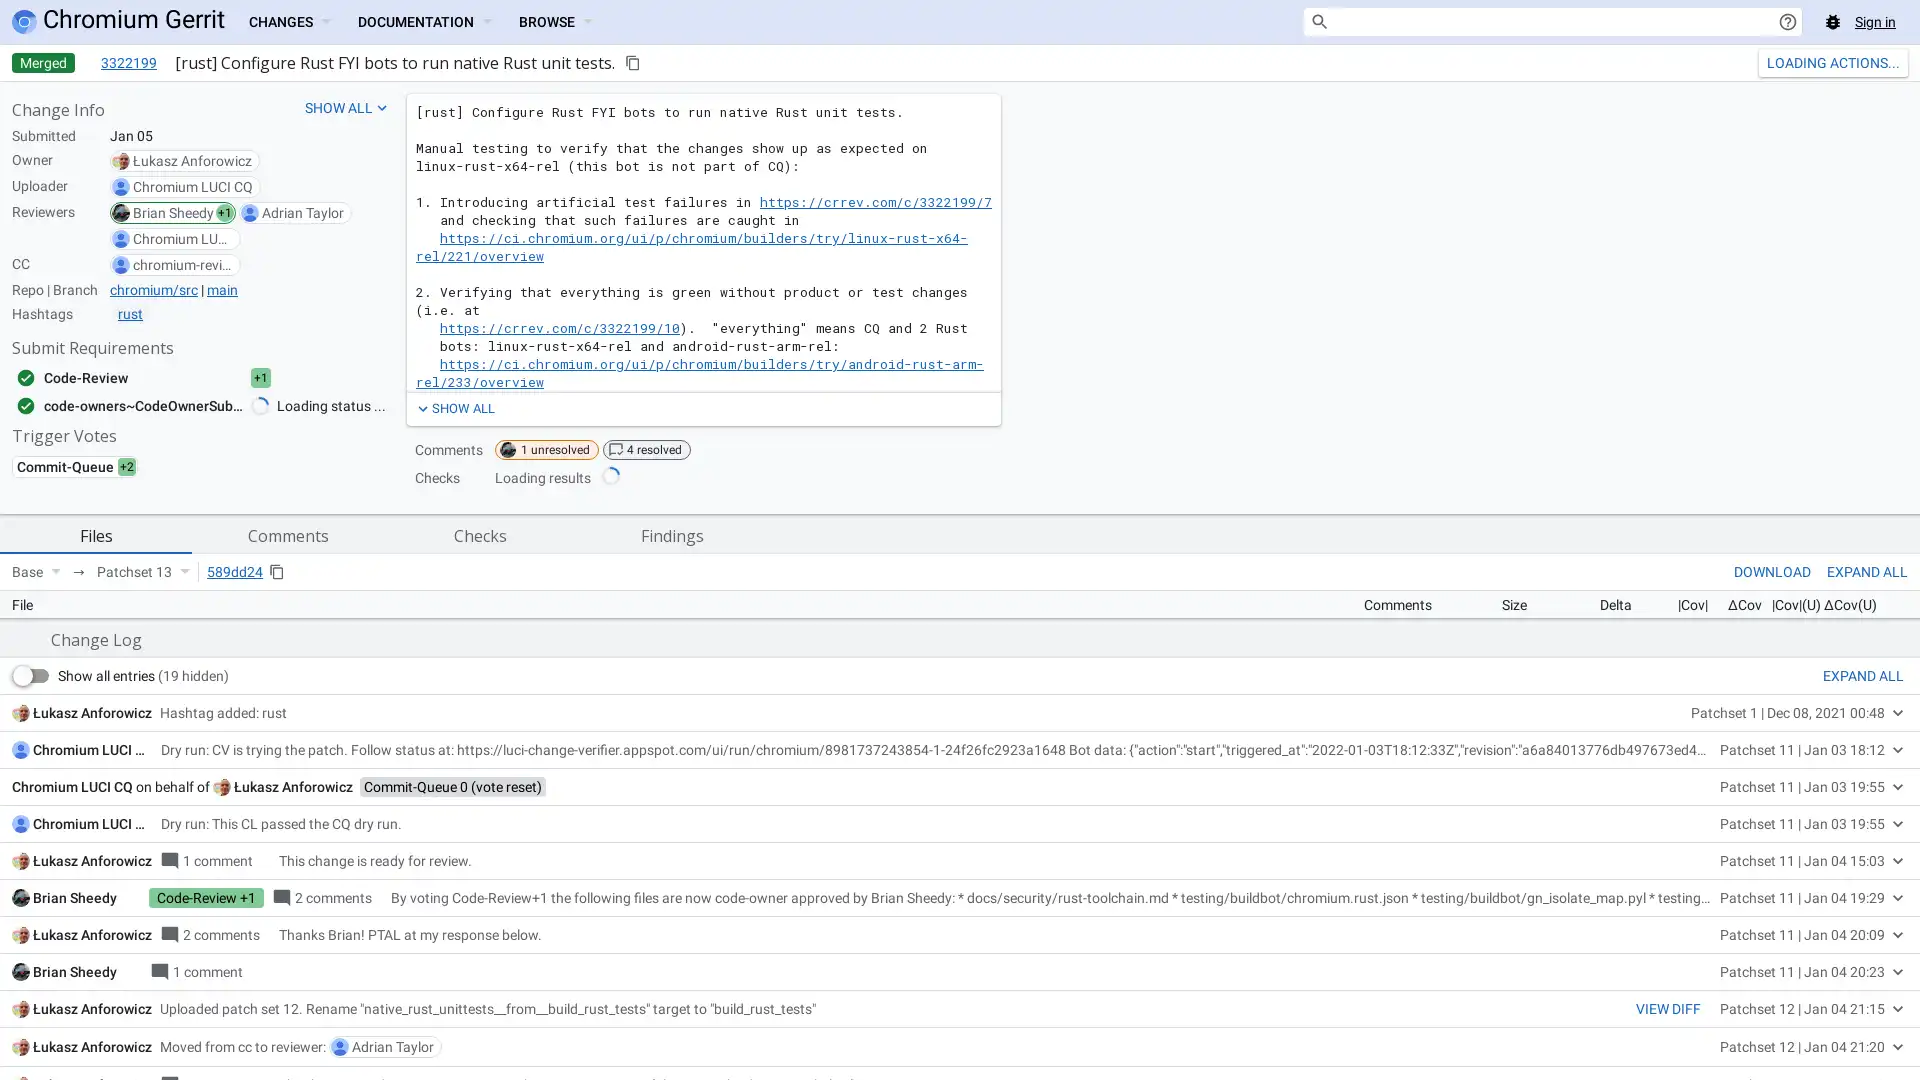  What do you see at coordinates (647, 450) in the screenshot?
I see `4 resolved` at bounding box center [647, 450].